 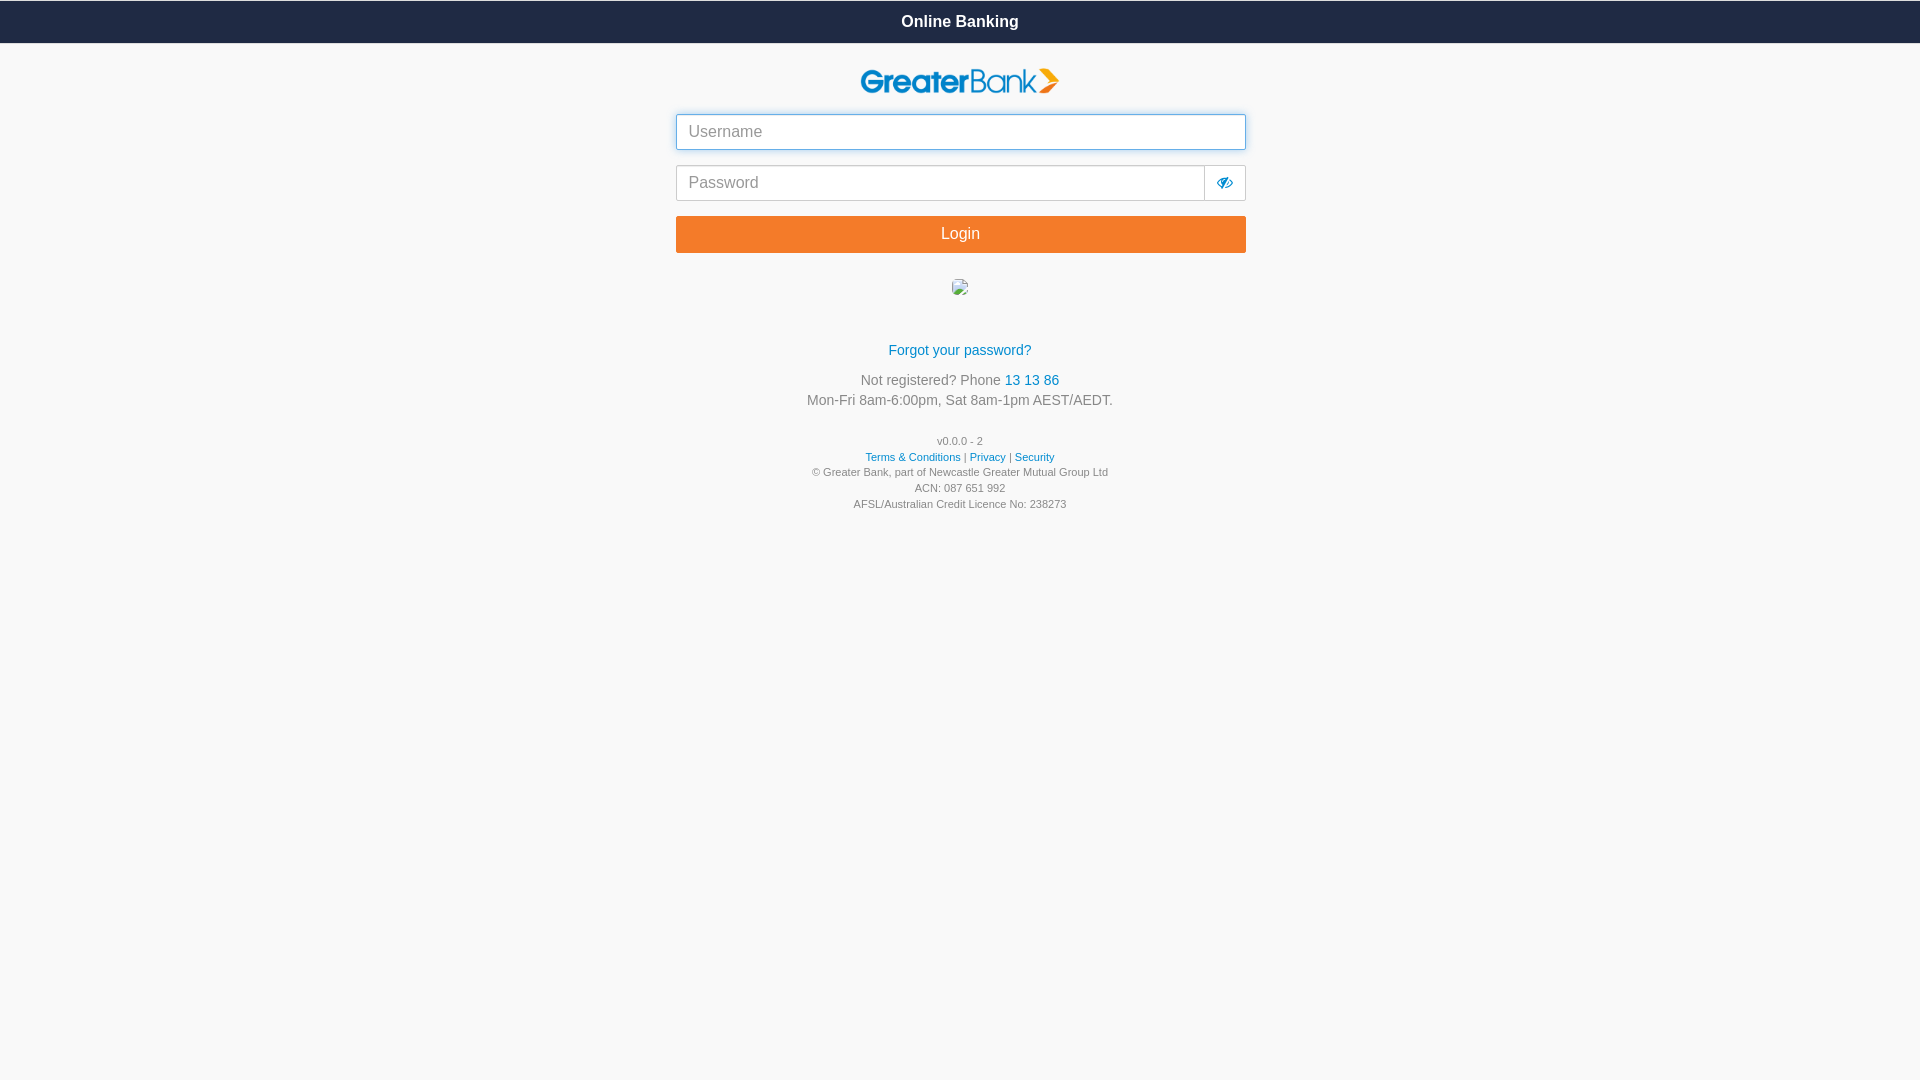 I want to click on 'Login', so click(x=960, y=233).